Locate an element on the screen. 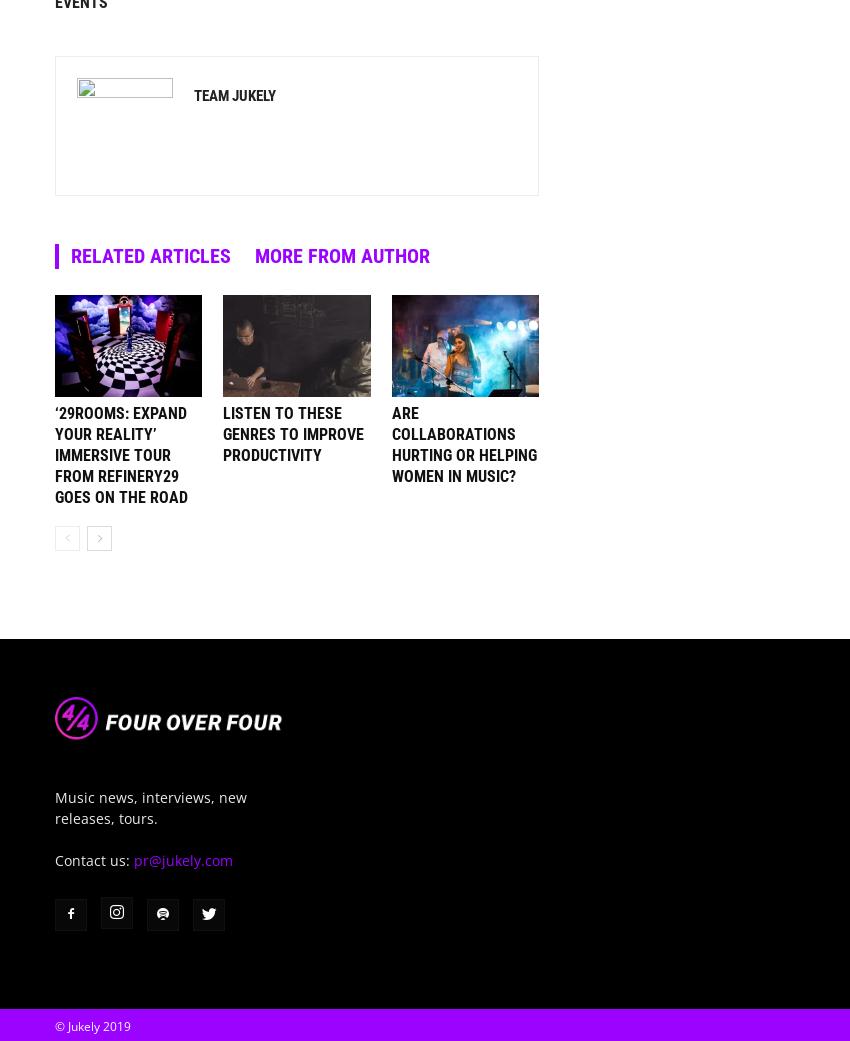  'Contact us:' is located at coordinates (93, 859).